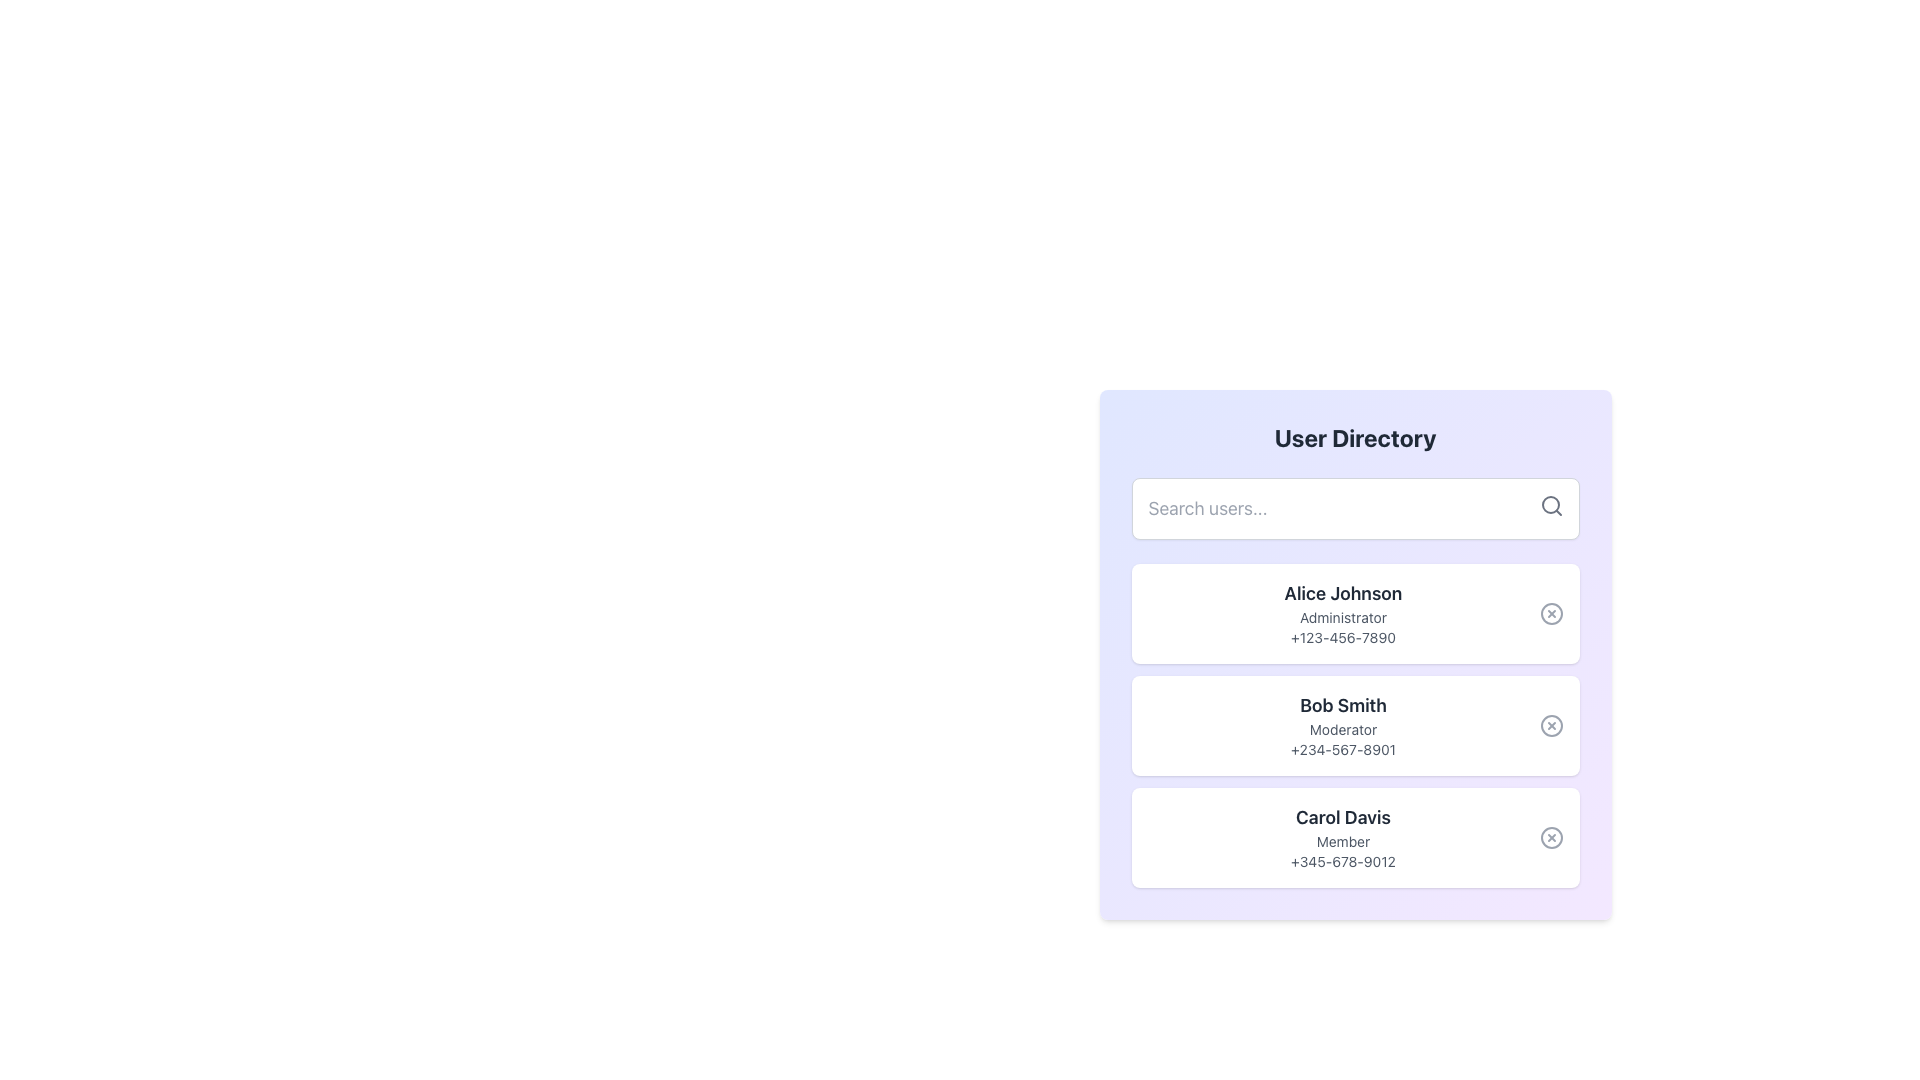 The image size is (1920, 1080). What do you see at coordinates (1550, 837) in the screenshot?
I see `the small circle-shaped graphical component representing a removal action within the entry for 'Carol Davis', located in the bottom-right corner of the user list` at bounding box center [1550, 837].